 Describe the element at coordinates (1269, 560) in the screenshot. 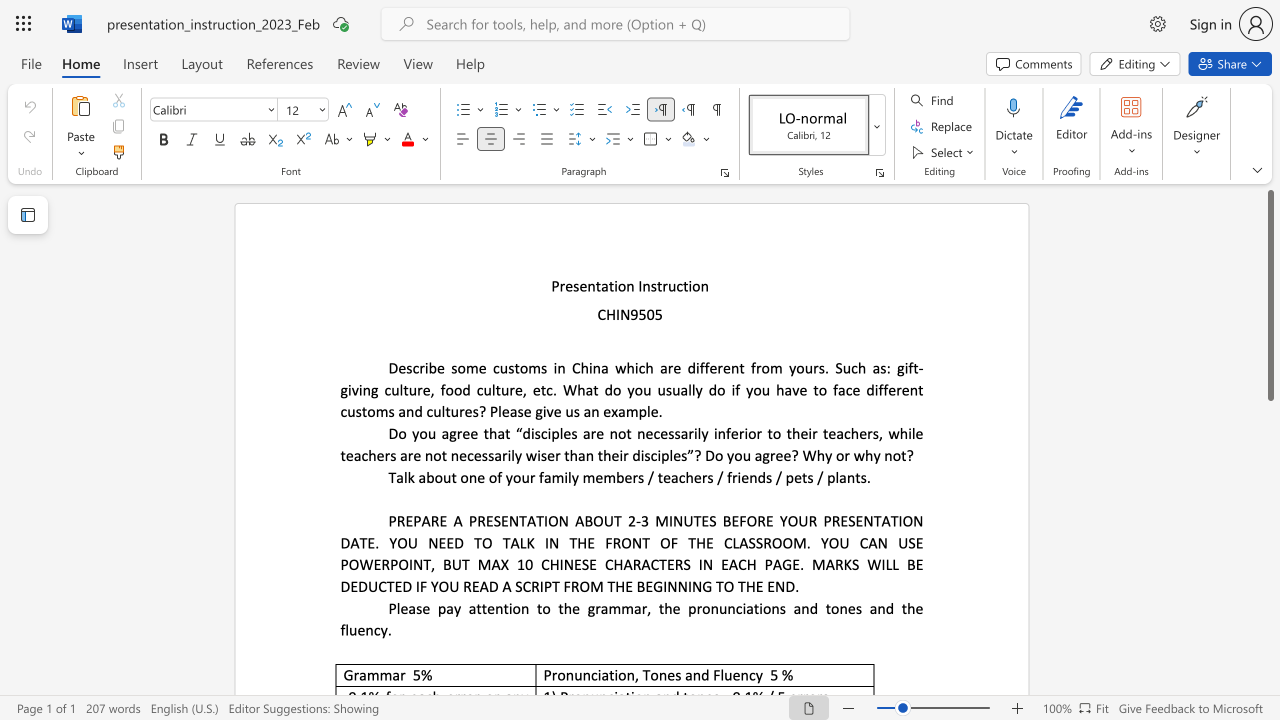

I see `the scrollbar on the side` at that location.